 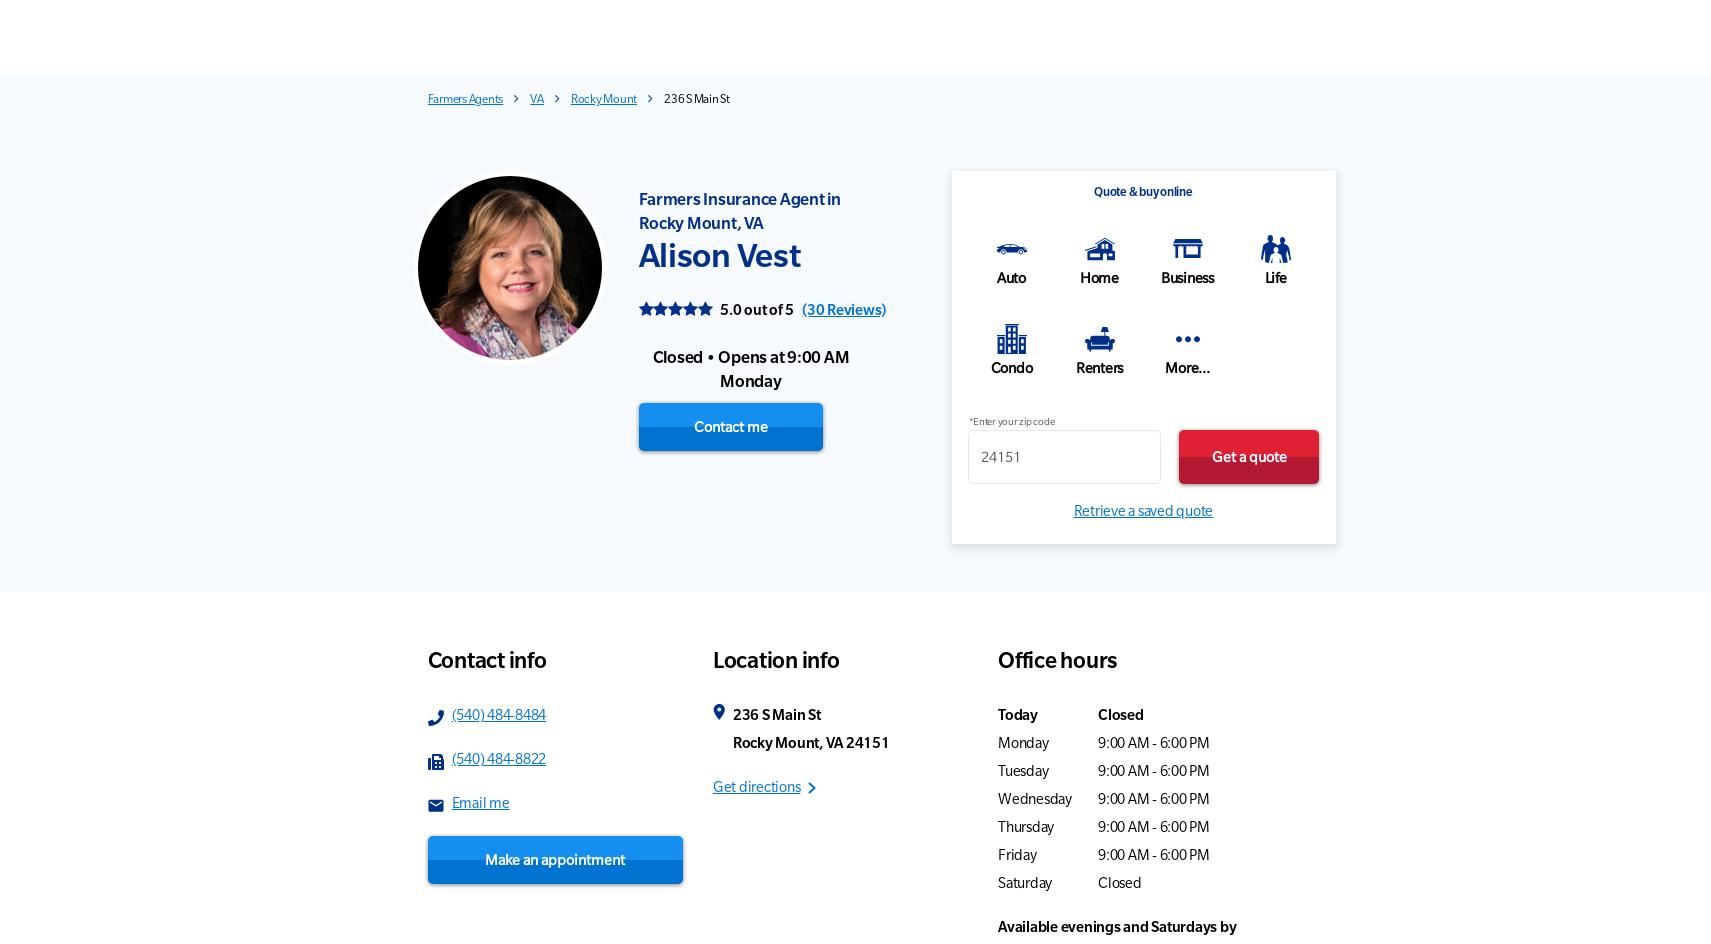 What do you see at coordinates (1383, 789) in the screenshot?
I see `'June 12, 2022'` at bounding box center [1383, 789].